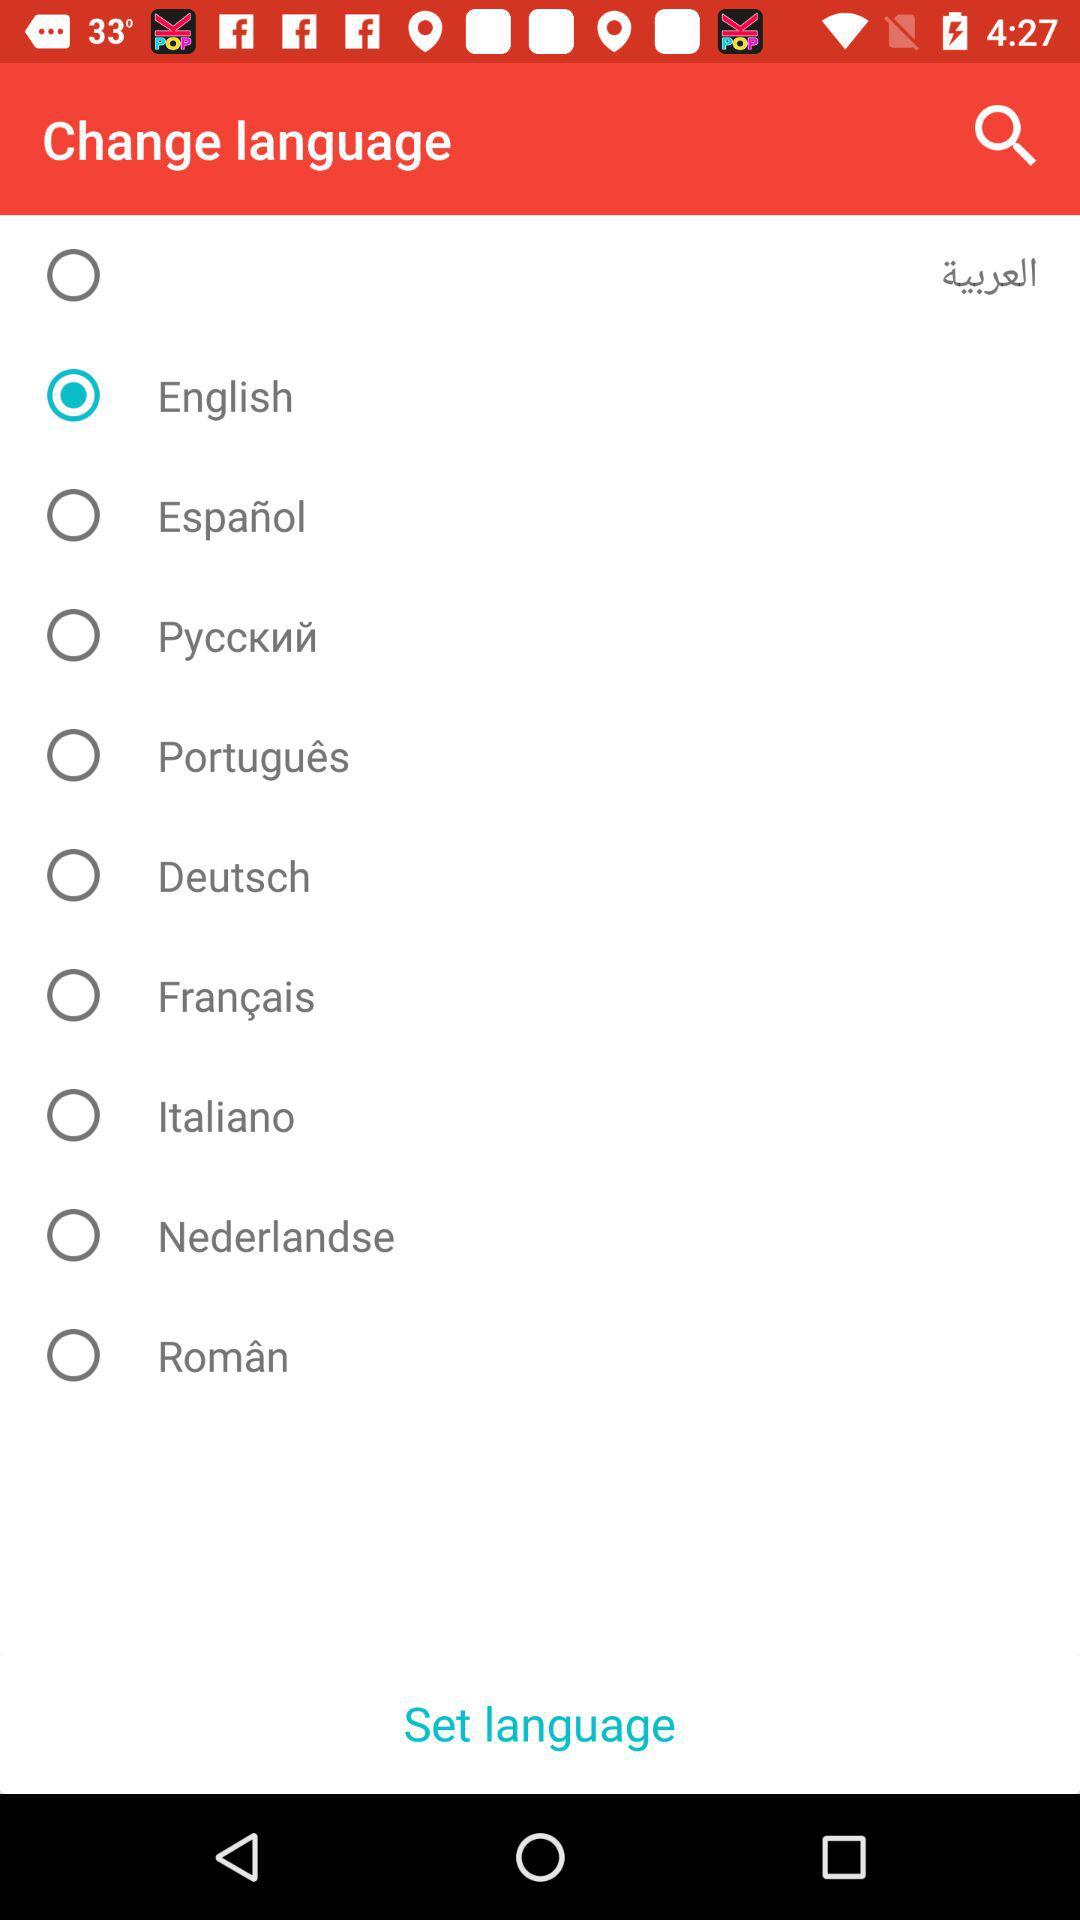 The width and height of the screenshot is (1080, 1920). What do you see at coordinates (555, 875) in the screenshot?
I see `the deutsch` at bounding box center [555, 875].